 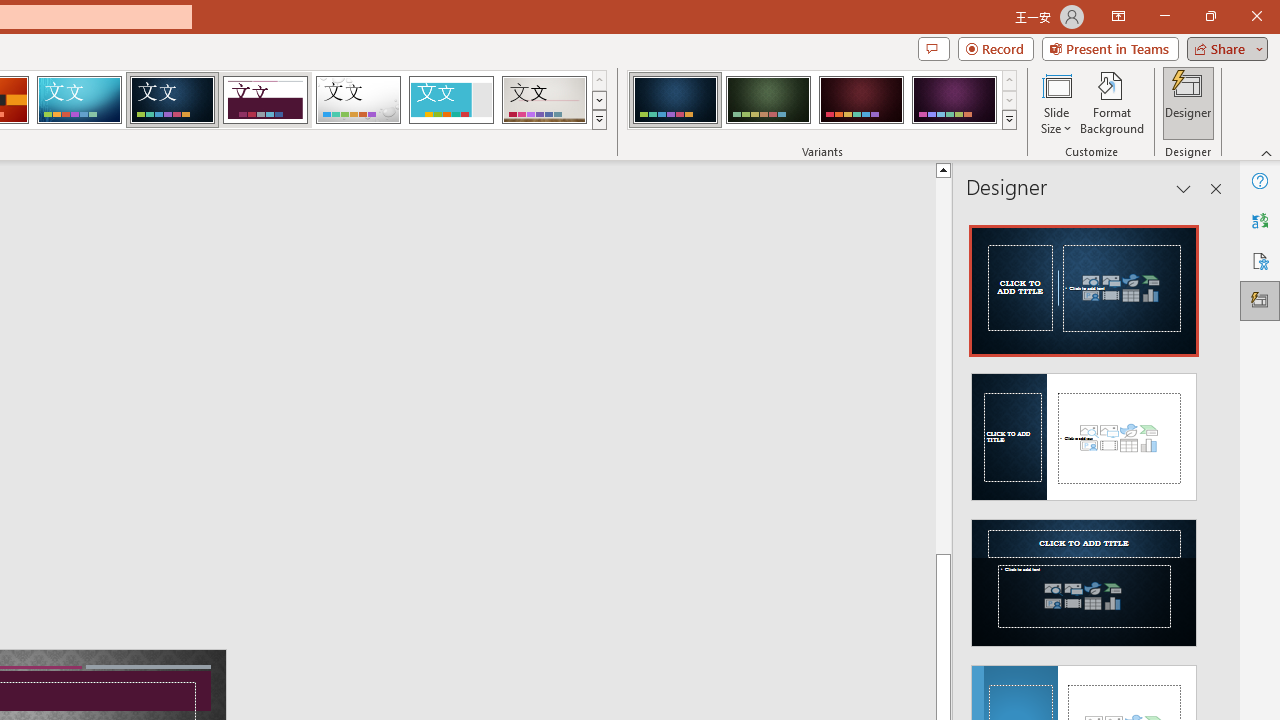 I want to click on 'Ribbon Display Options', so click(x=1117, y=16).